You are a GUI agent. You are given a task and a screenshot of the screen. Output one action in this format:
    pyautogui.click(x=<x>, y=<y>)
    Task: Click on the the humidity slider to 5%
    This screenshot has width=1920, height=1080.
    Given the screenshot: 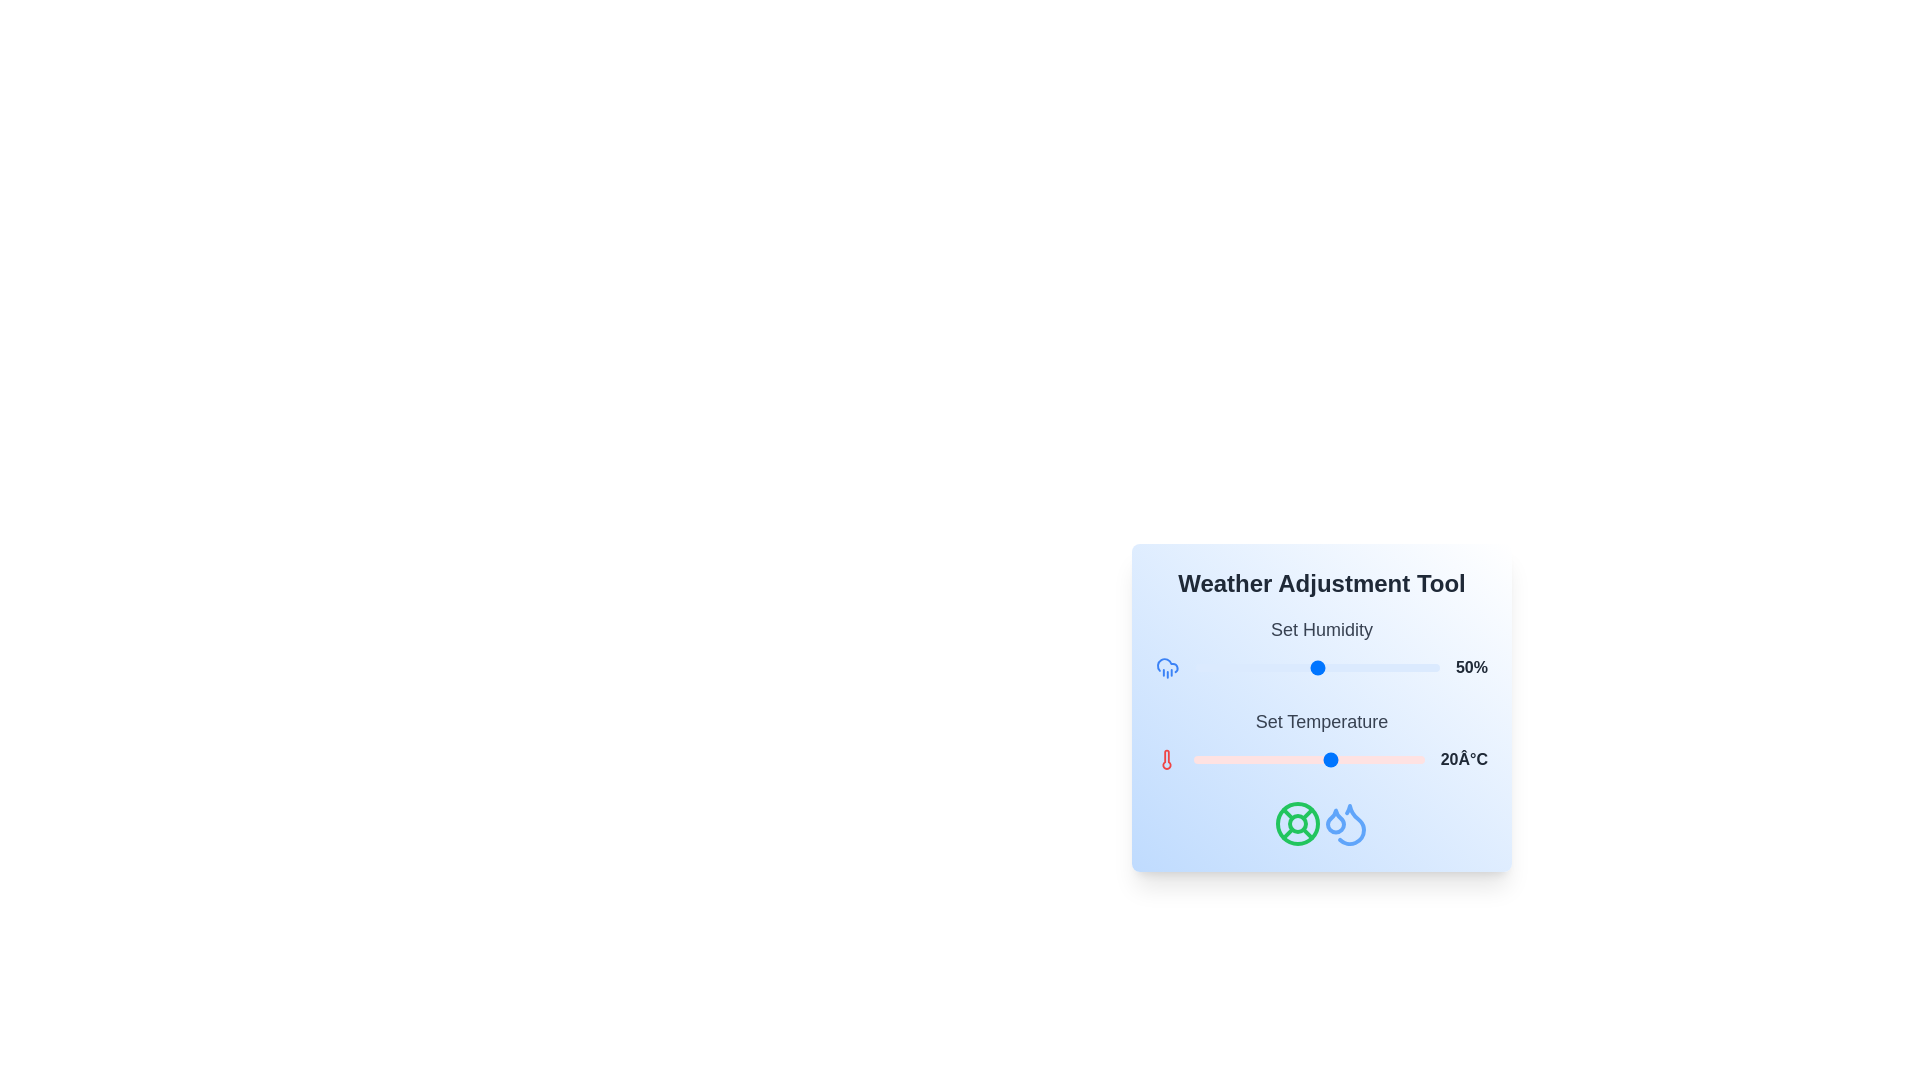 What is the action you would take?
    pyautogui.click(x=1206, y=667)
    